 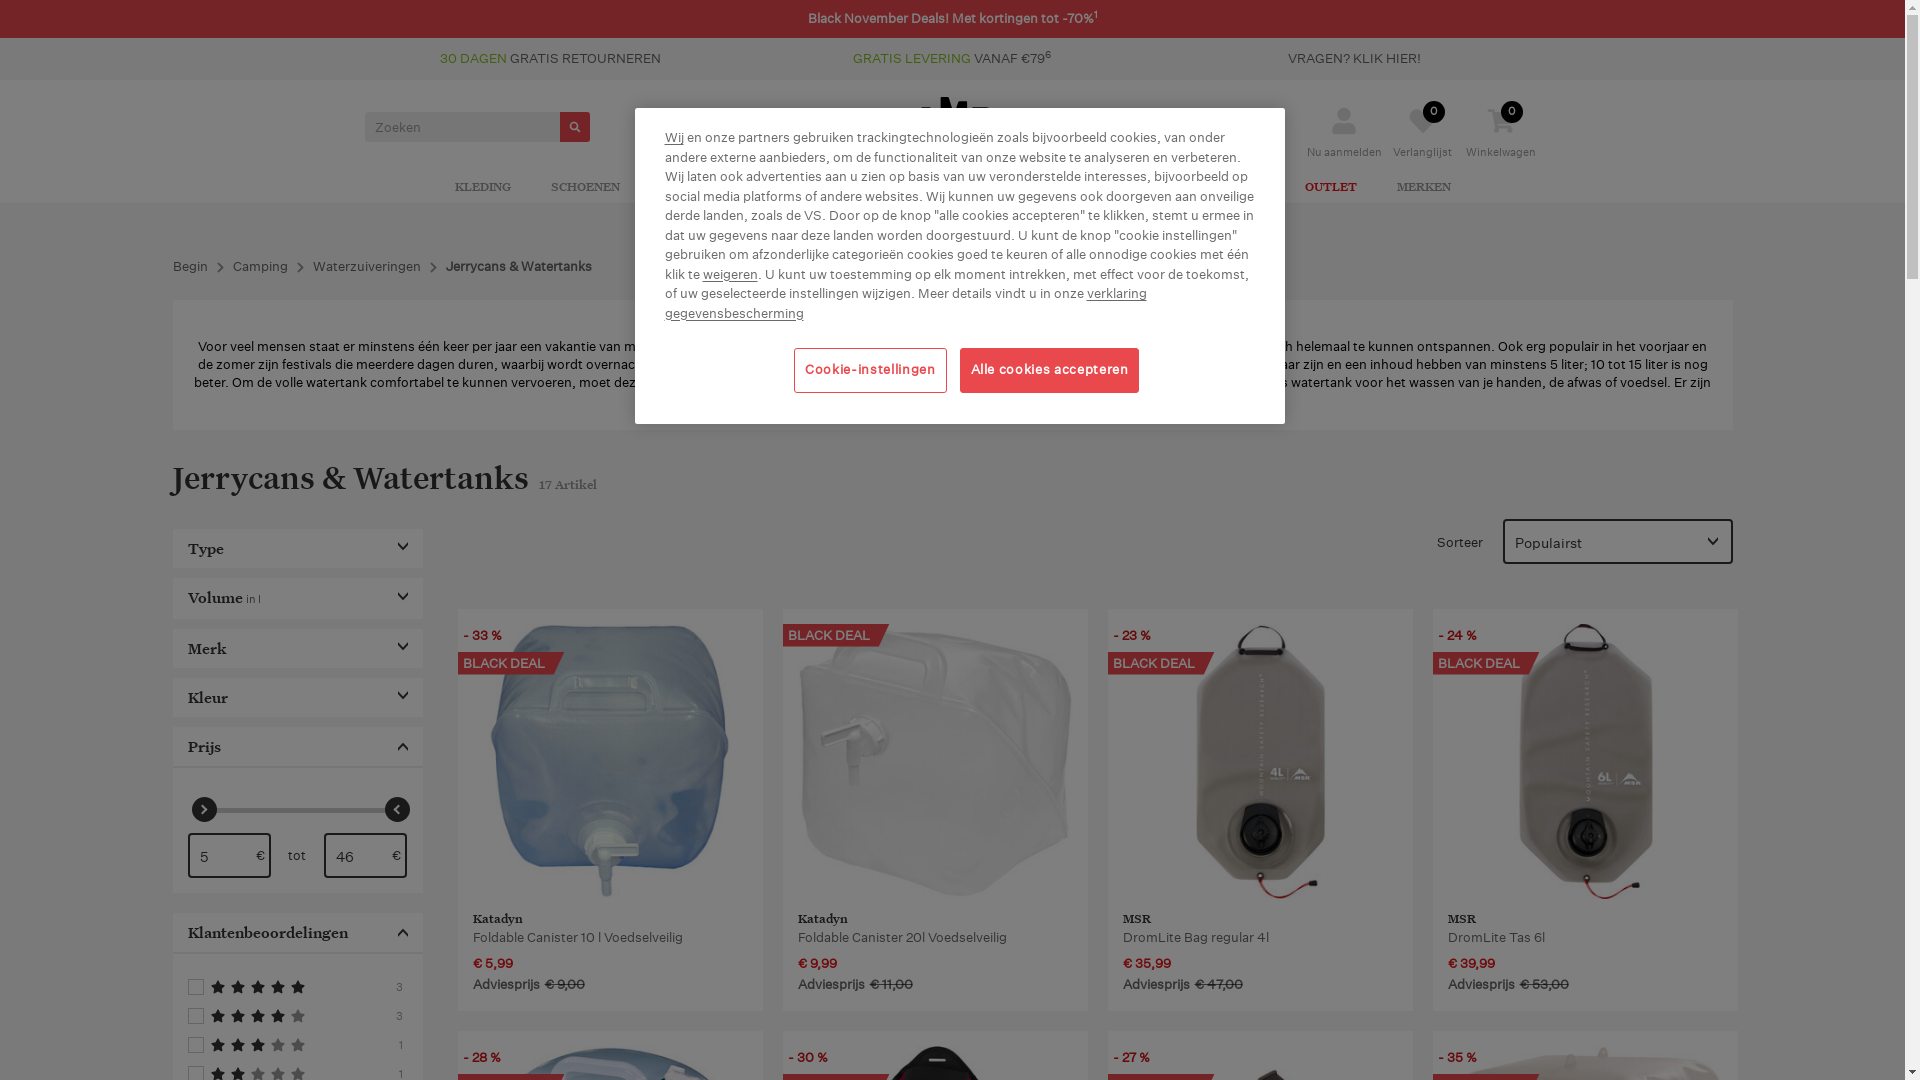 What do you see at coordinates (1113, 188) in the screenshot?
I see `'ACTIVITEITEN'` at bounding box center [1113, 188].